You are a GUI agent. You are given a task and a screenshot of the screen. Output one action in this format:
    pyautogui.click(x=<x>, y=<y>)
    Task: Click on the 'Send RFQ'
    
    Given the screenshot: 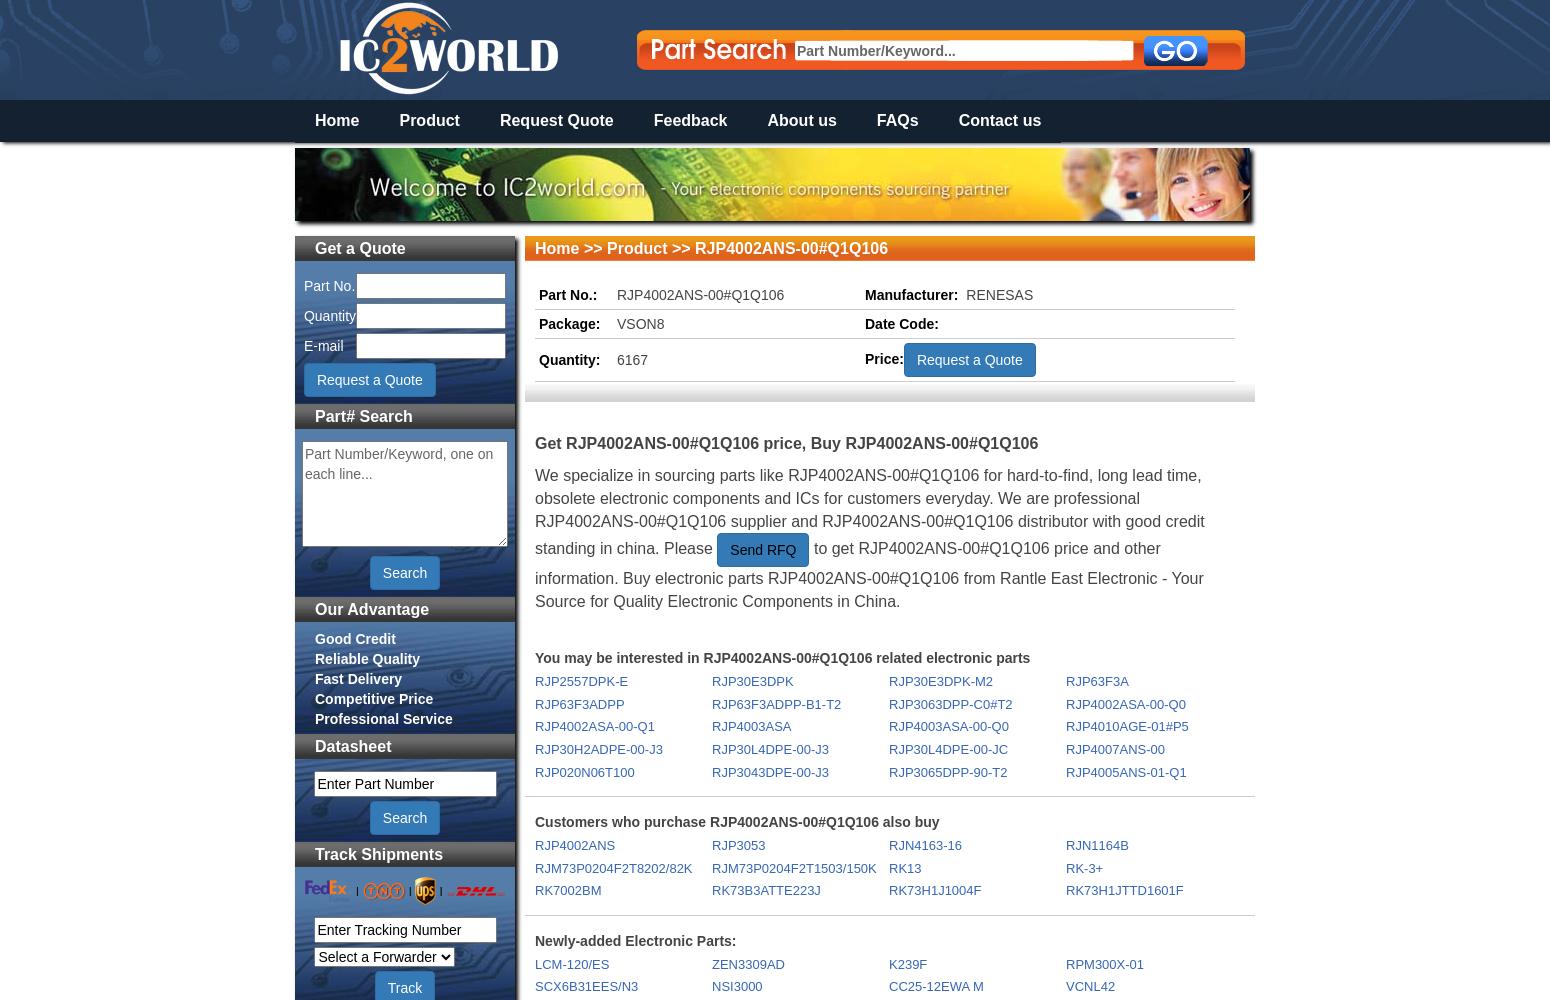 What is the action you would take?
    pyautogui.click(x=763, y=550)
    